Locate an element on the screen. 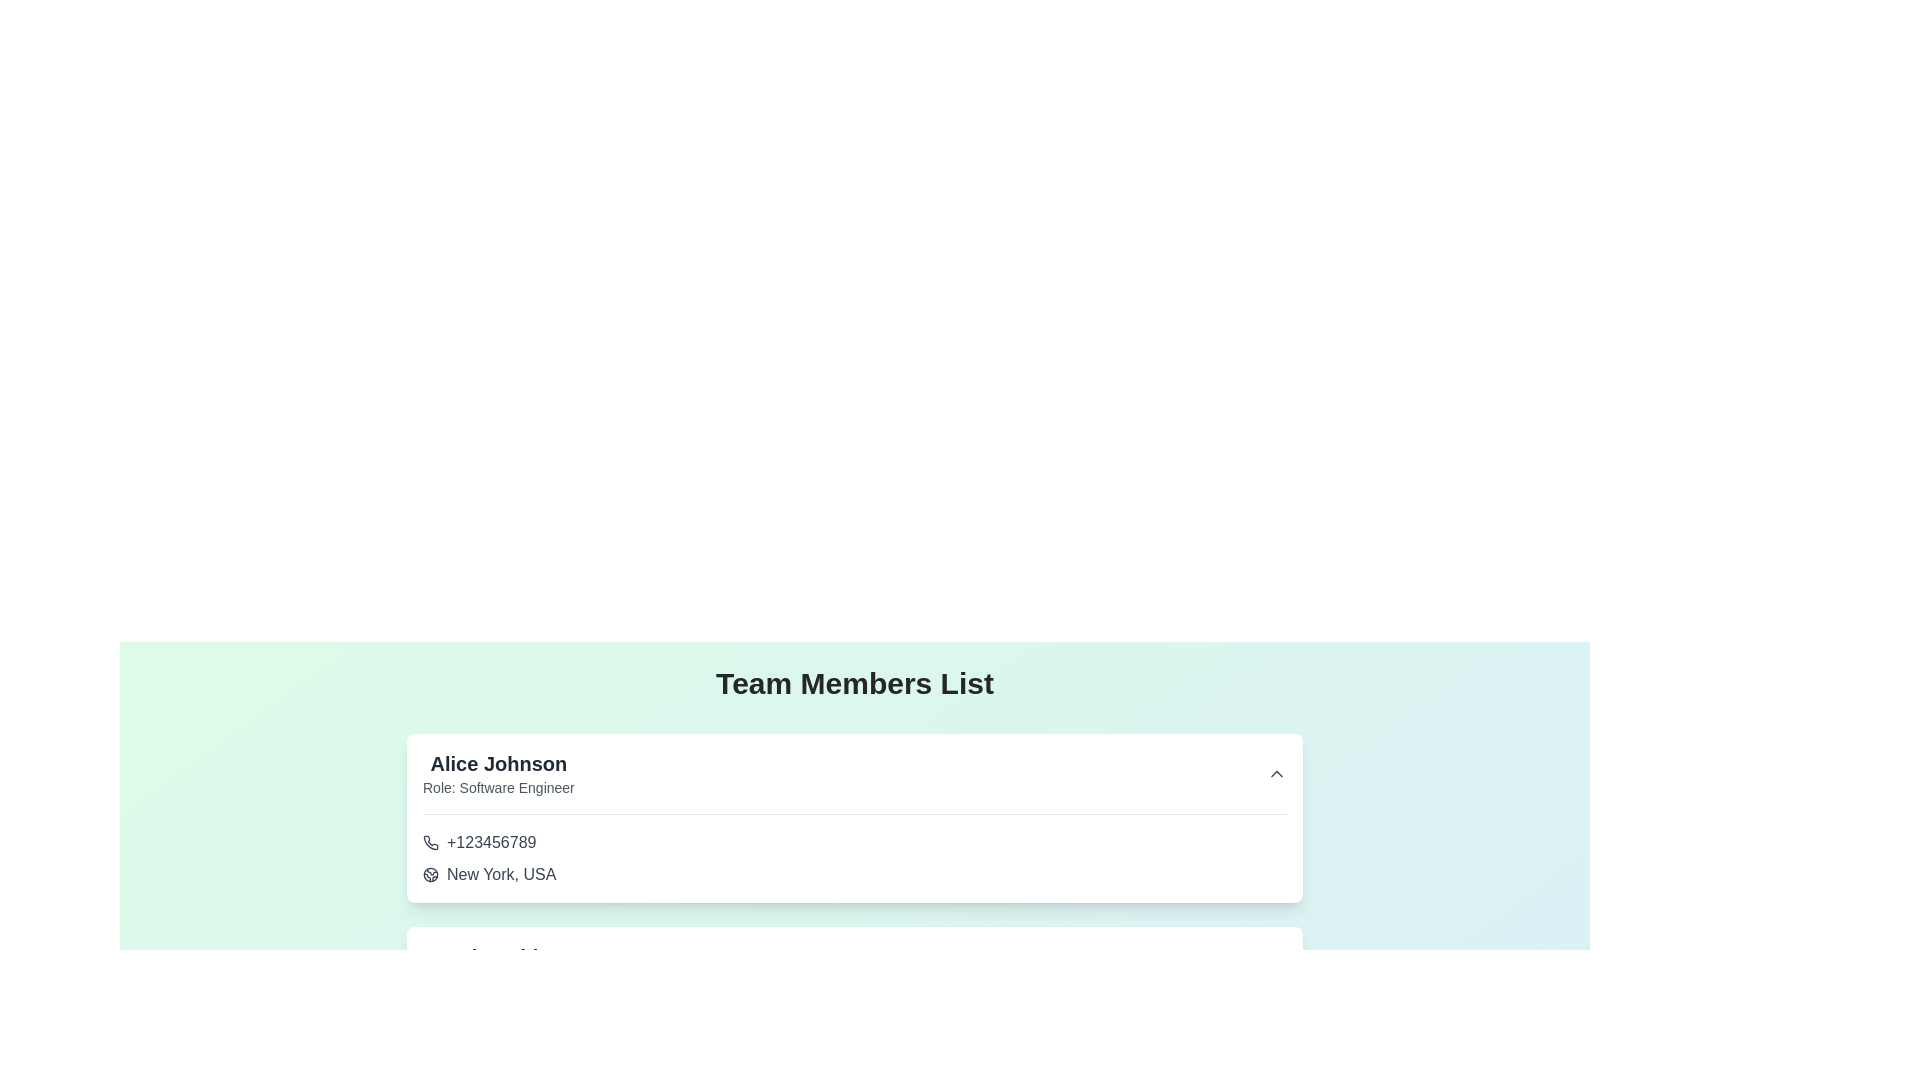 This screenshot has height=1080, width=1920. the phone icon with a curved receiver design located next to the text '+123456789' in the contact card for 'Alice Johnson' is located at coordinates (430, 842).